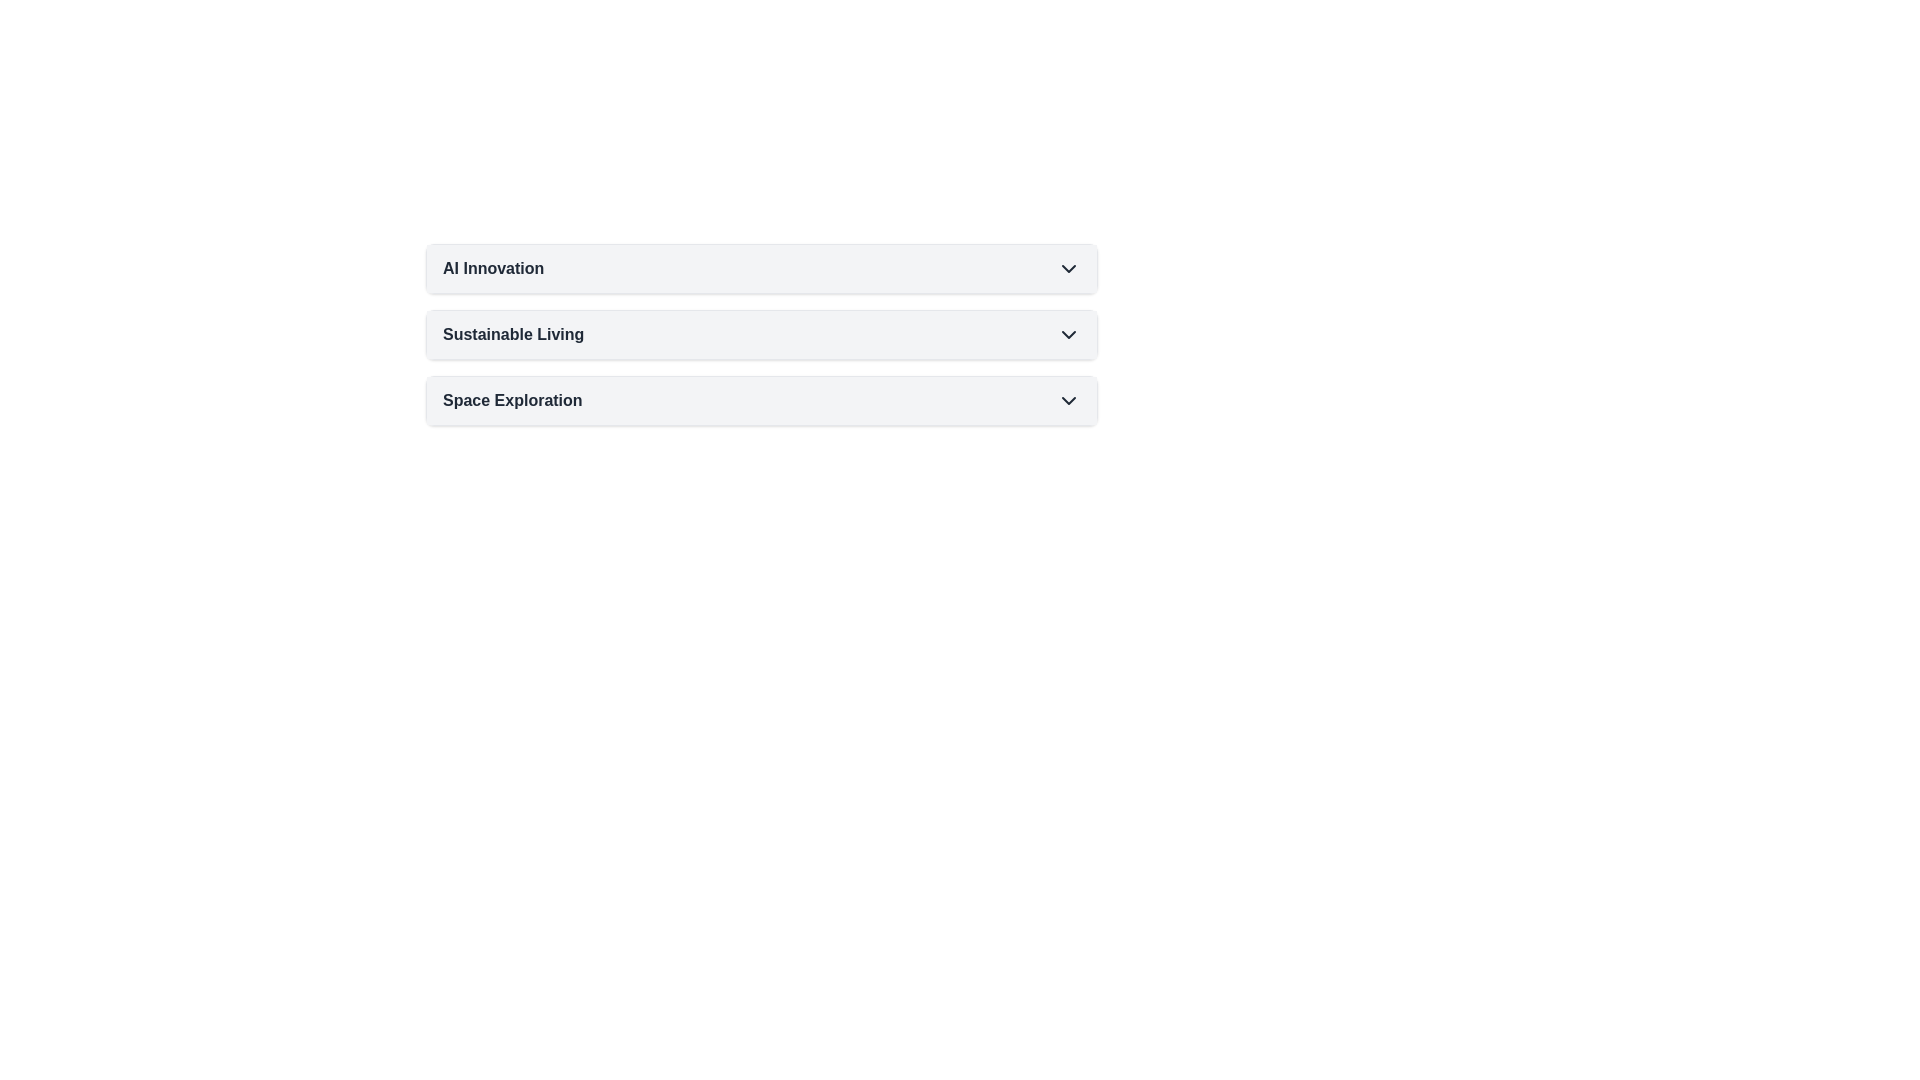 The image size is (1920, 1080). I want to click on the third button in the vertically stacked menu list labeled 'Space Exploration', so click(761, 401).